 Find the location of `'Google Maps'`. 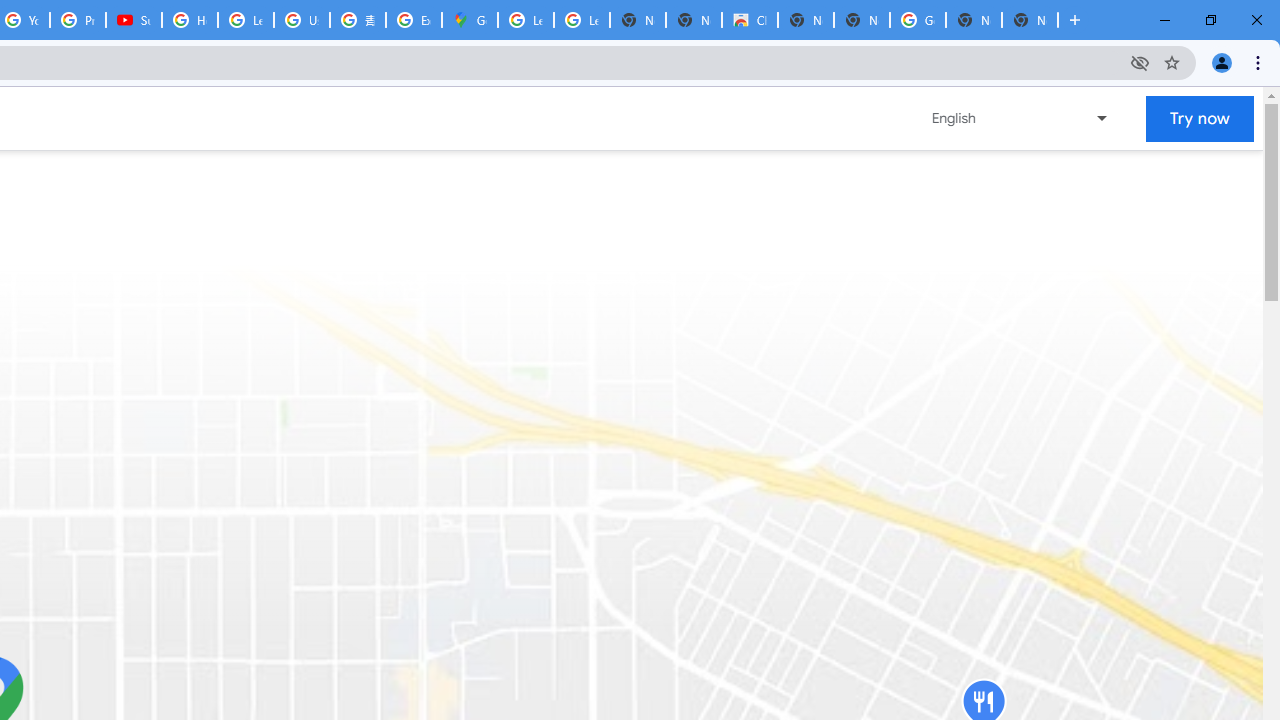

'Google Maps' is located at coordinates (468, 20).